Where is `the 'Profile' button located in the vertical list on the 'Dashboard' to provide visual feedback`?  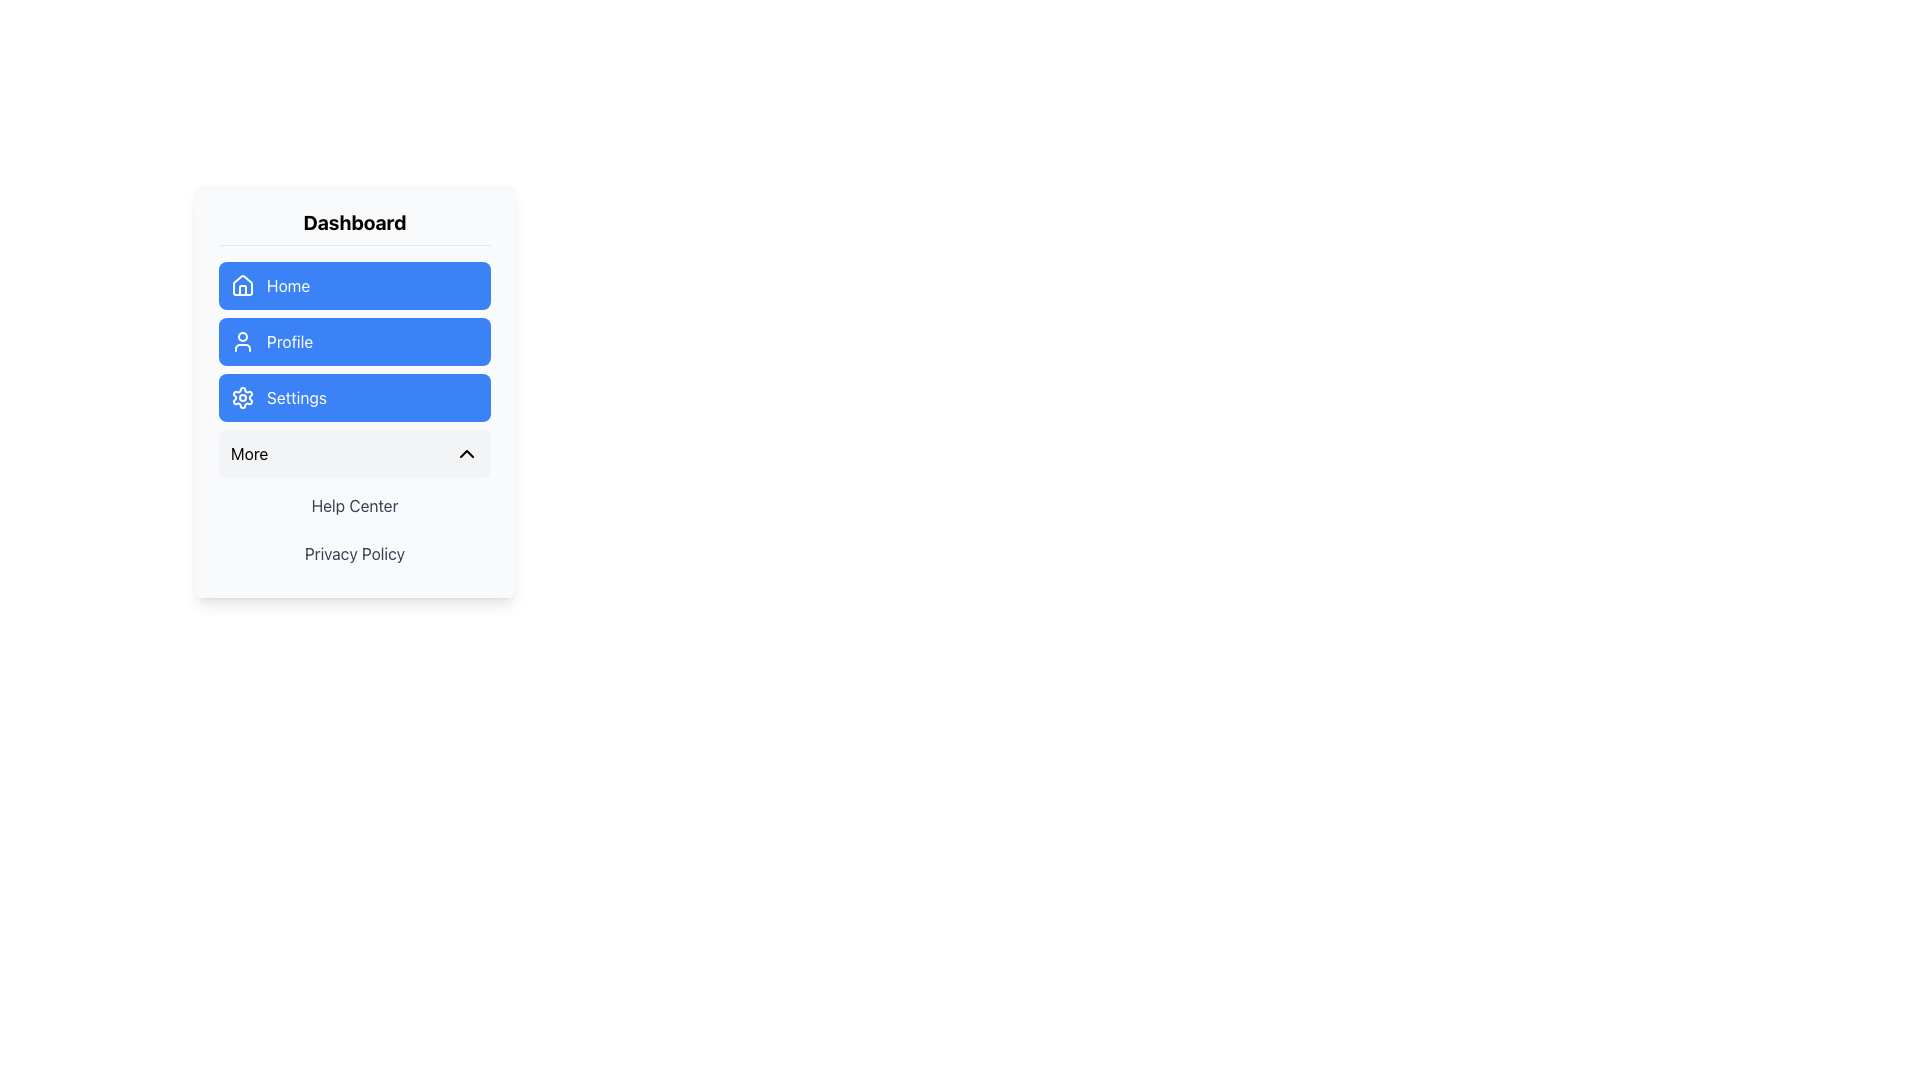
the 'Profile' button located in the vertical list on the 'Dashboard' to provide visual feedback is located at coordinates (355, 341).